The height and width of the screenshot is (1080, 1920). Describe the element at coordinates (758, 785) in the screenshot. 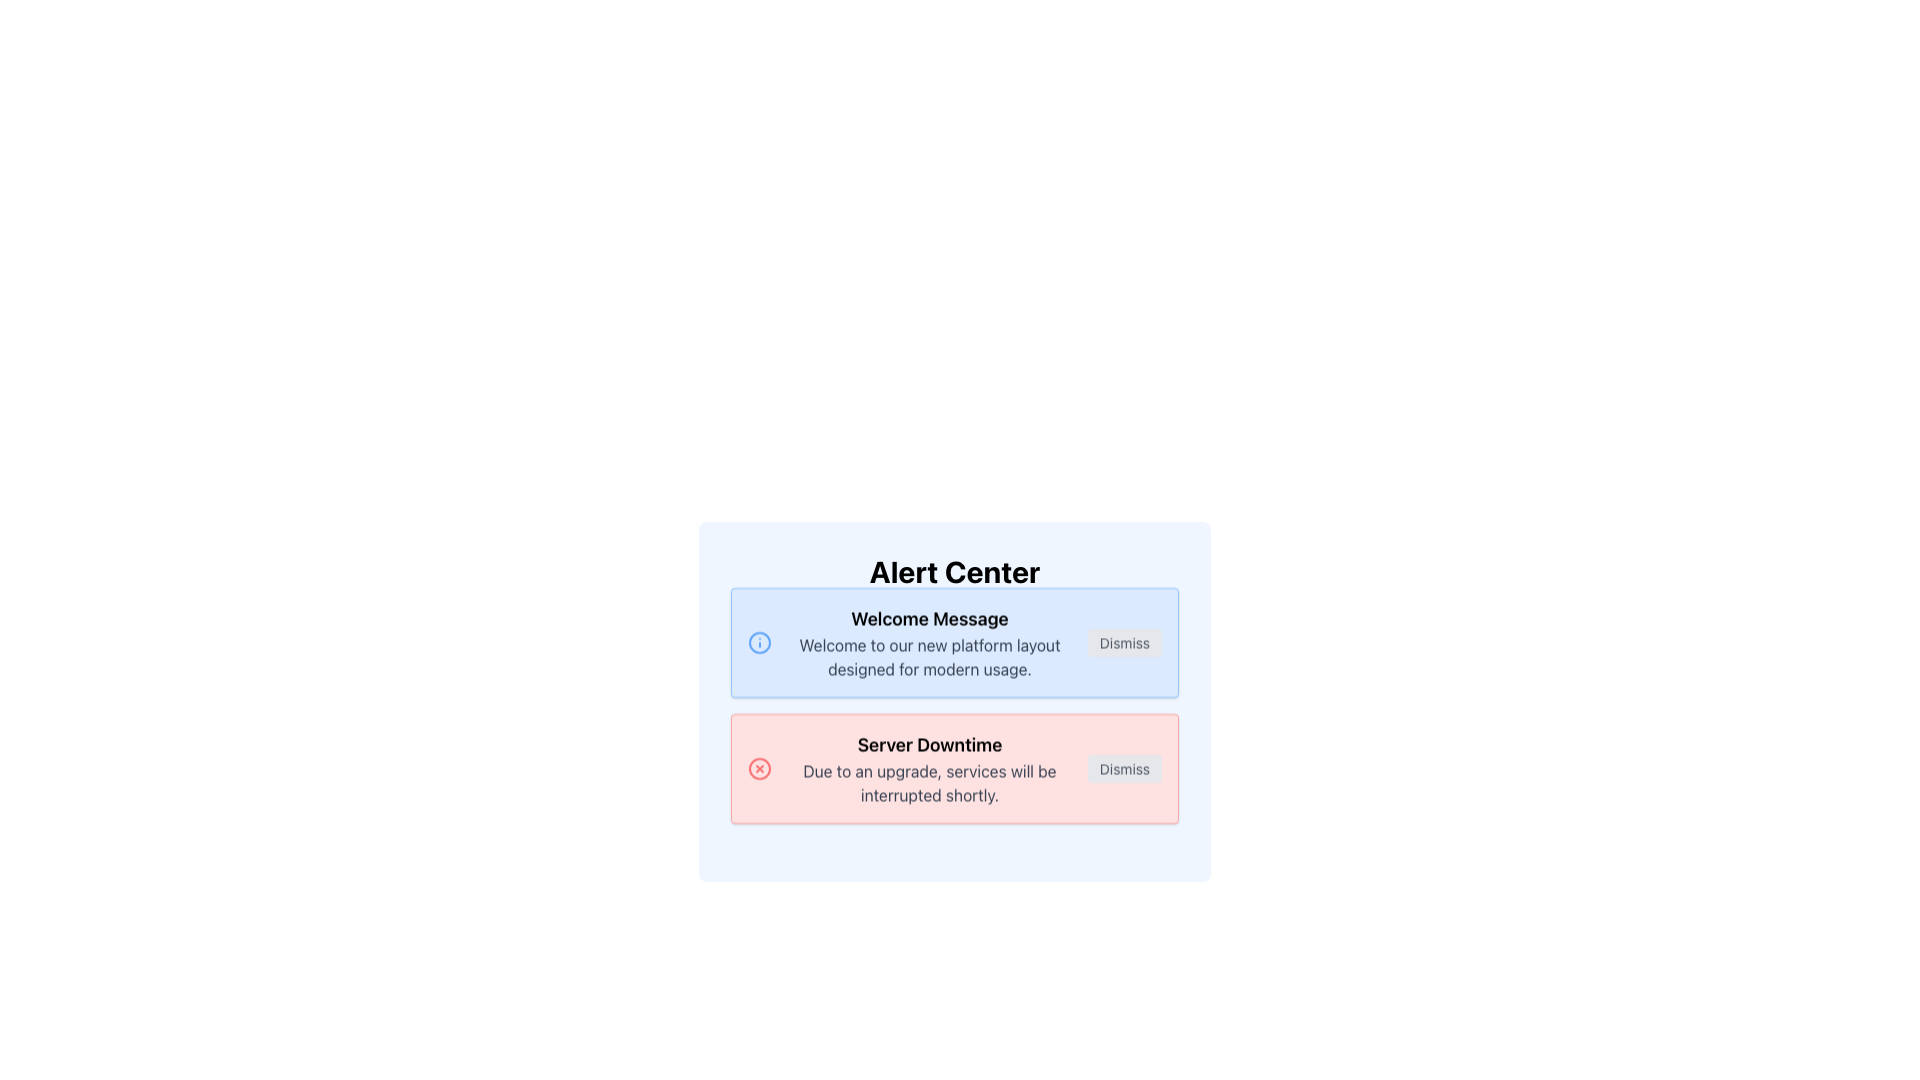

I see `the alert icon representing server downtime, which is located within the notification alert box and positioned to the left of the text content` at that location.